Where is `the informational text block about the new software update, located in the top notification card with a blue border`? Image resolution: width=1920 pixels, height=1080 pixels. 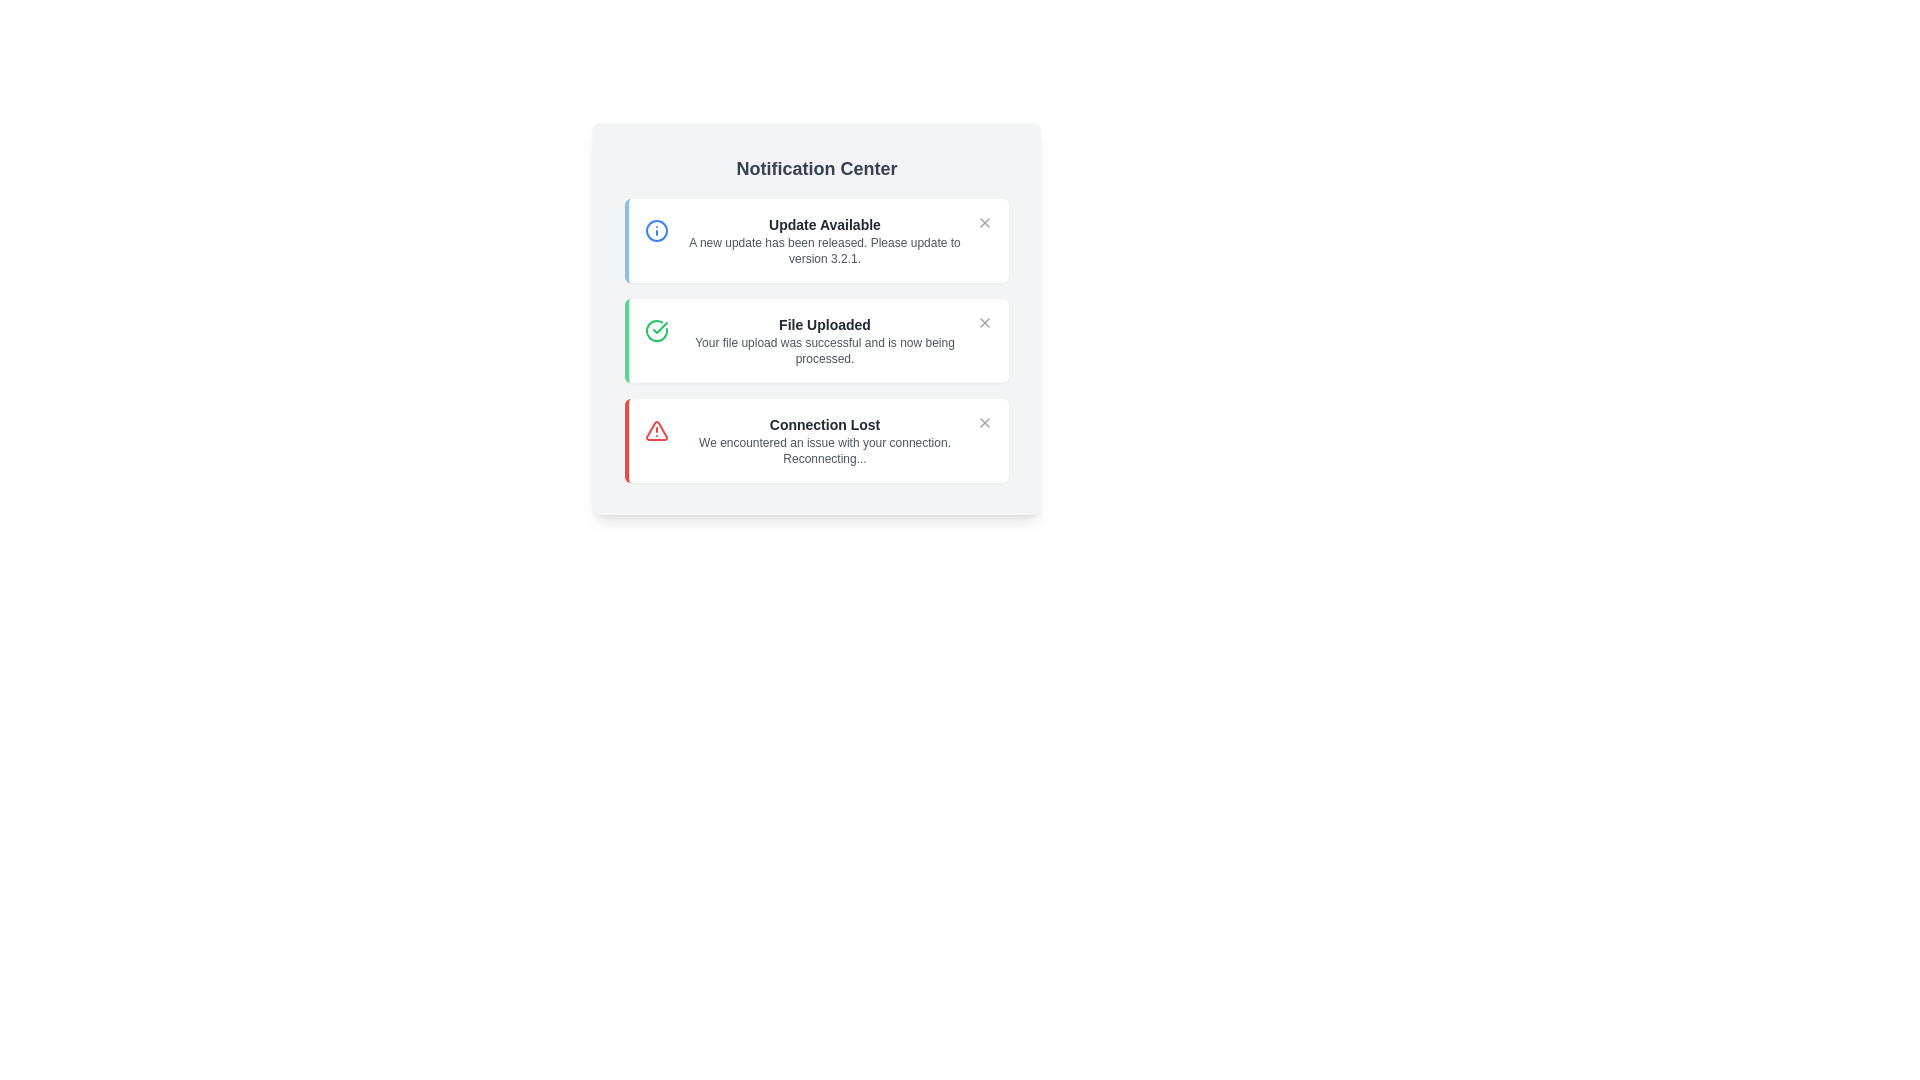 the informational text block about the new software update, located in the top notification card with a blue border is located at coordinates (825, 239).